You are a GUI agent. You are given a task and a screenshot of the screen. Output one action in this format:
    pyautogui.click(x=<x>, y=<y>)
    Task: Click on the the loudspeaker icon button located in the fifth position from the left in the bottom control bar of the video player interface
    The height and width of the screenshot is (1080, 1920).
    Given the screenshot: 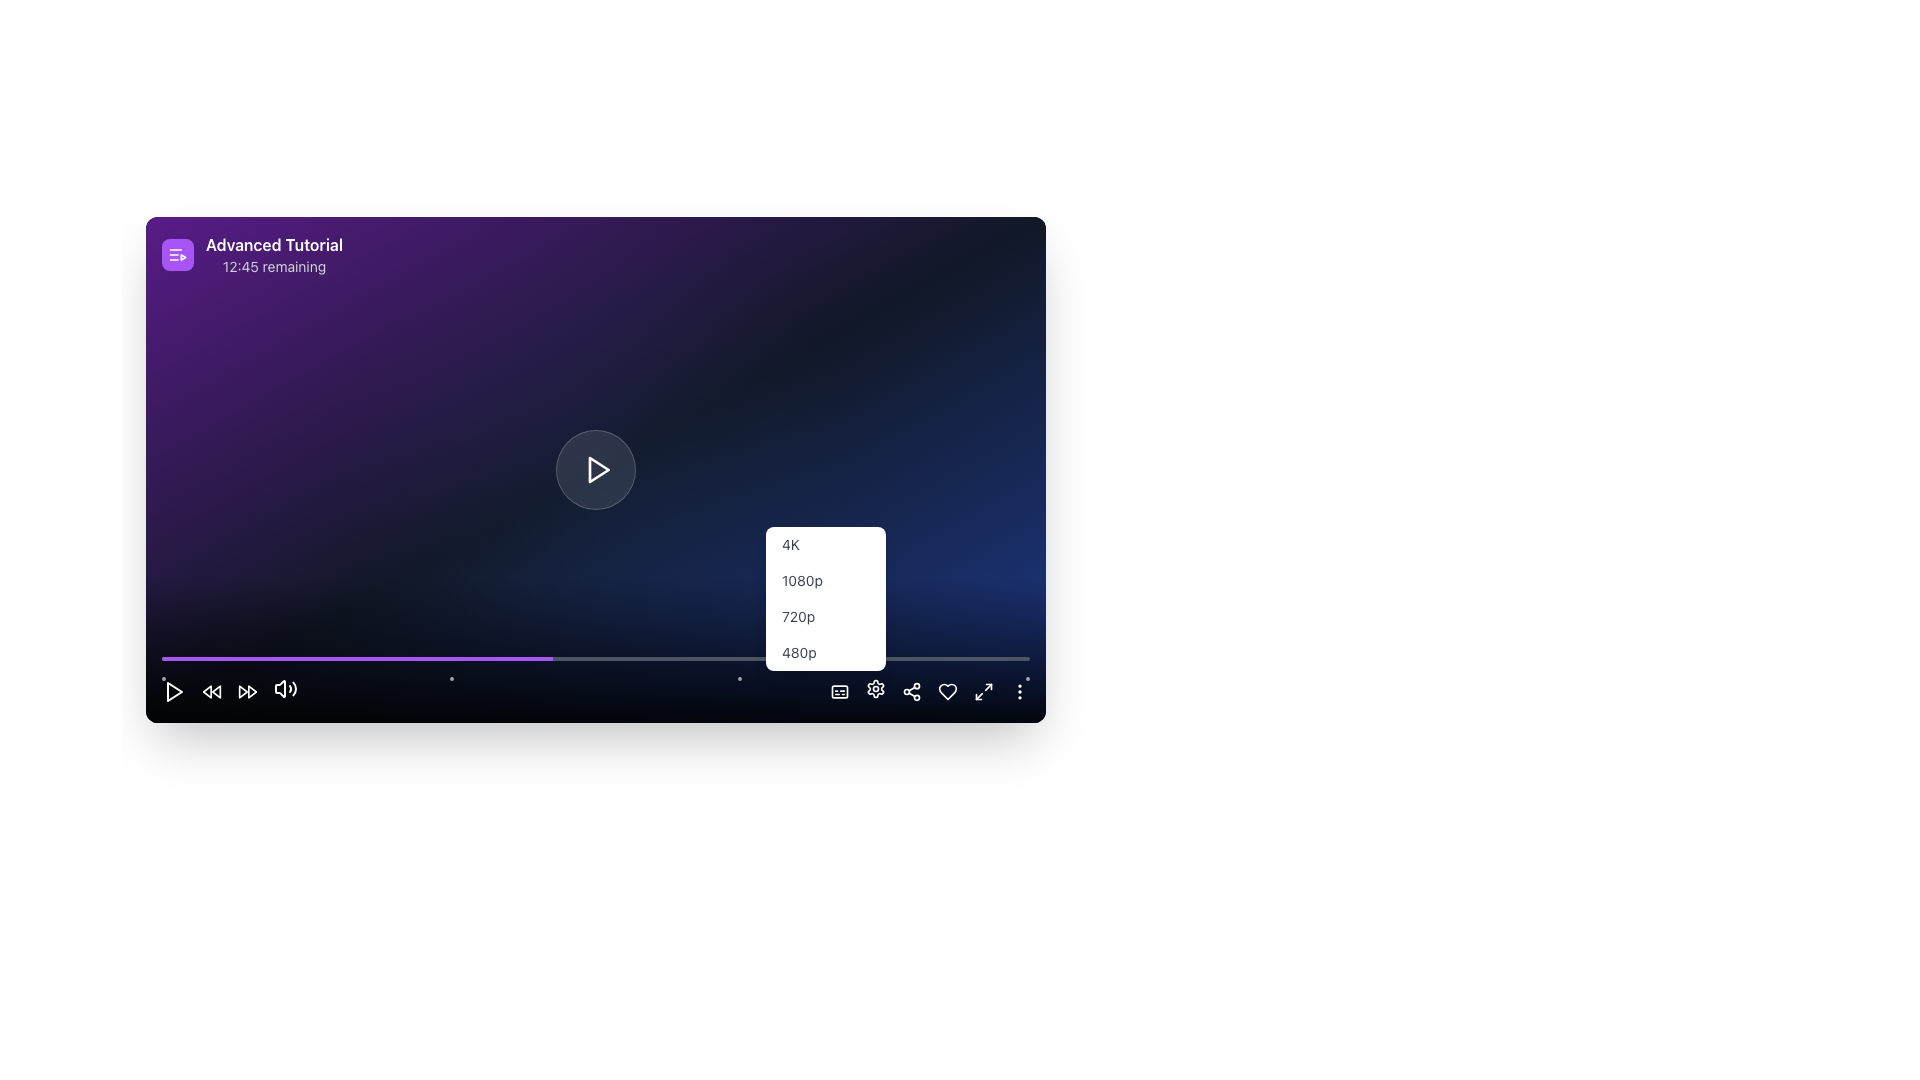 What is the action you would take?
    pyautogui.click(x=285, y=690)
    